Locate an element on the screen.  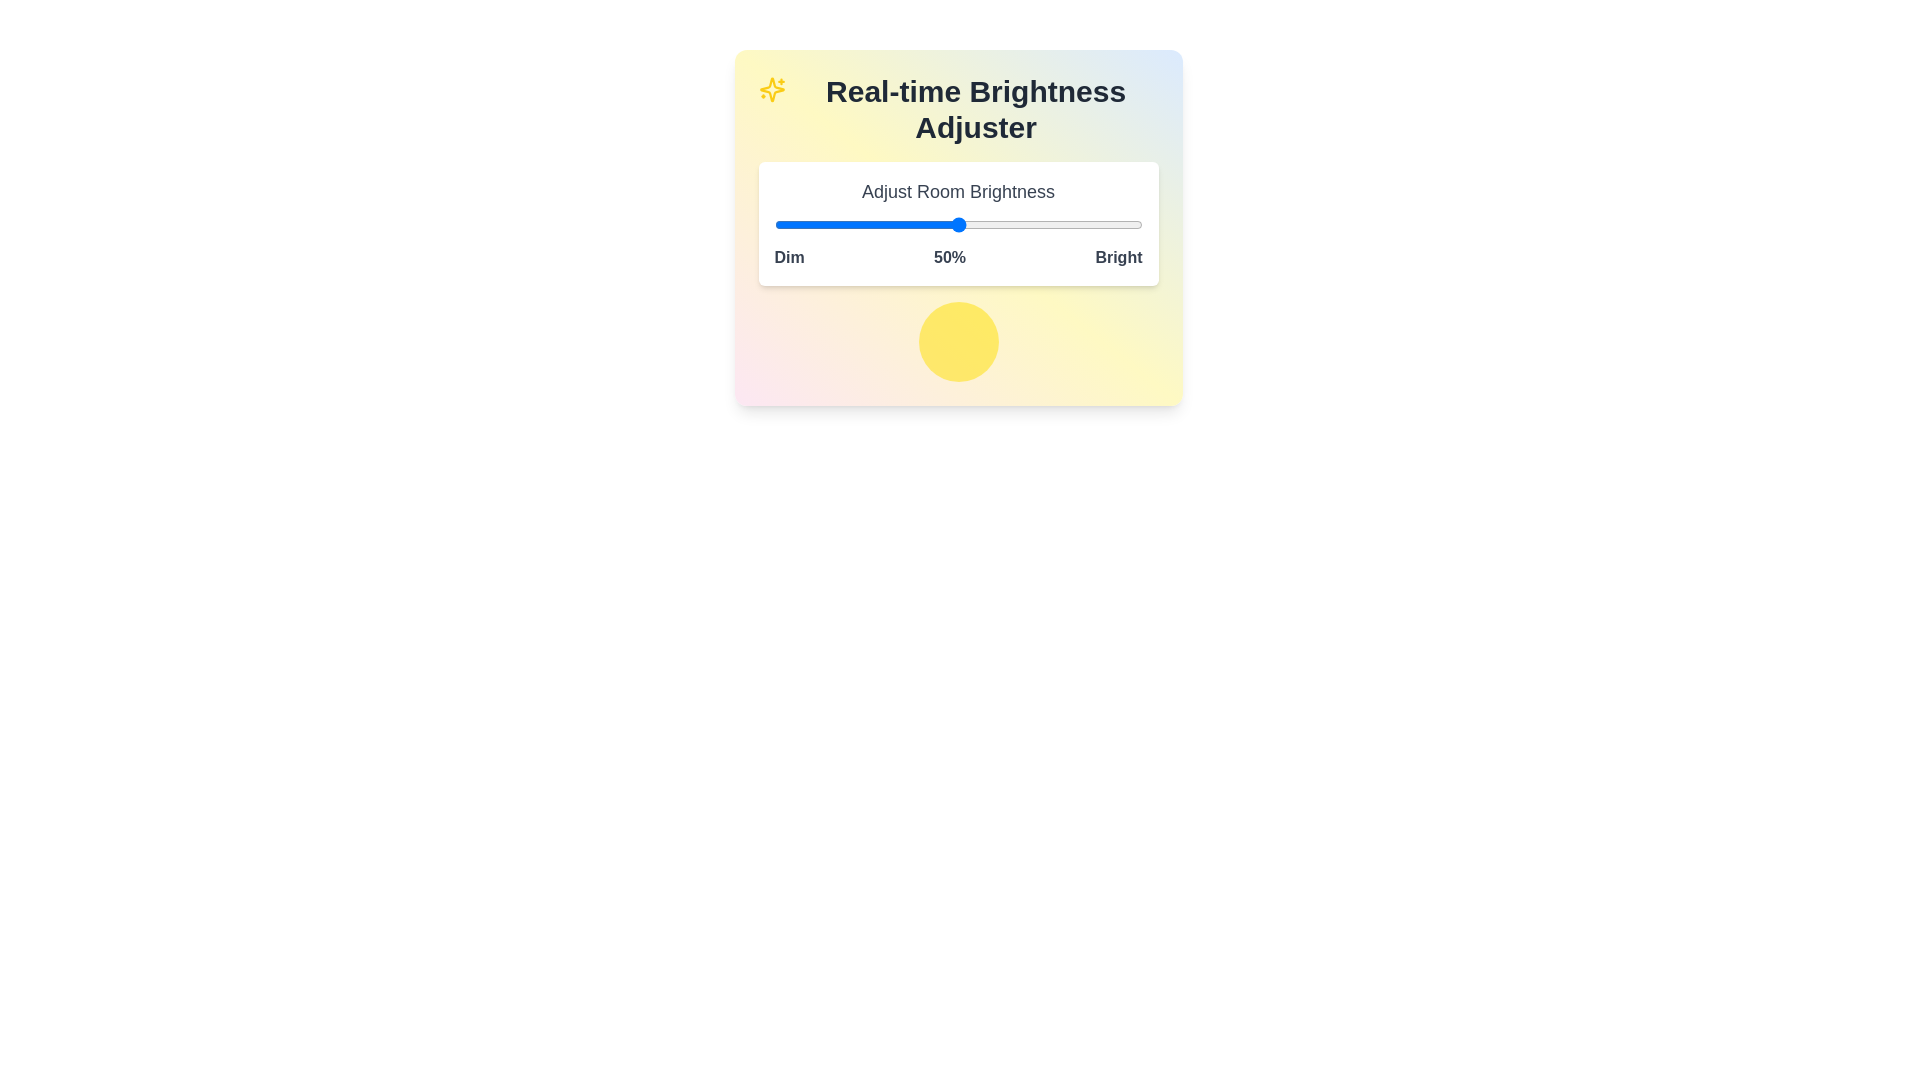
the brightness slider to set the brightness level to 95% is located at coordinates (1124, 224).